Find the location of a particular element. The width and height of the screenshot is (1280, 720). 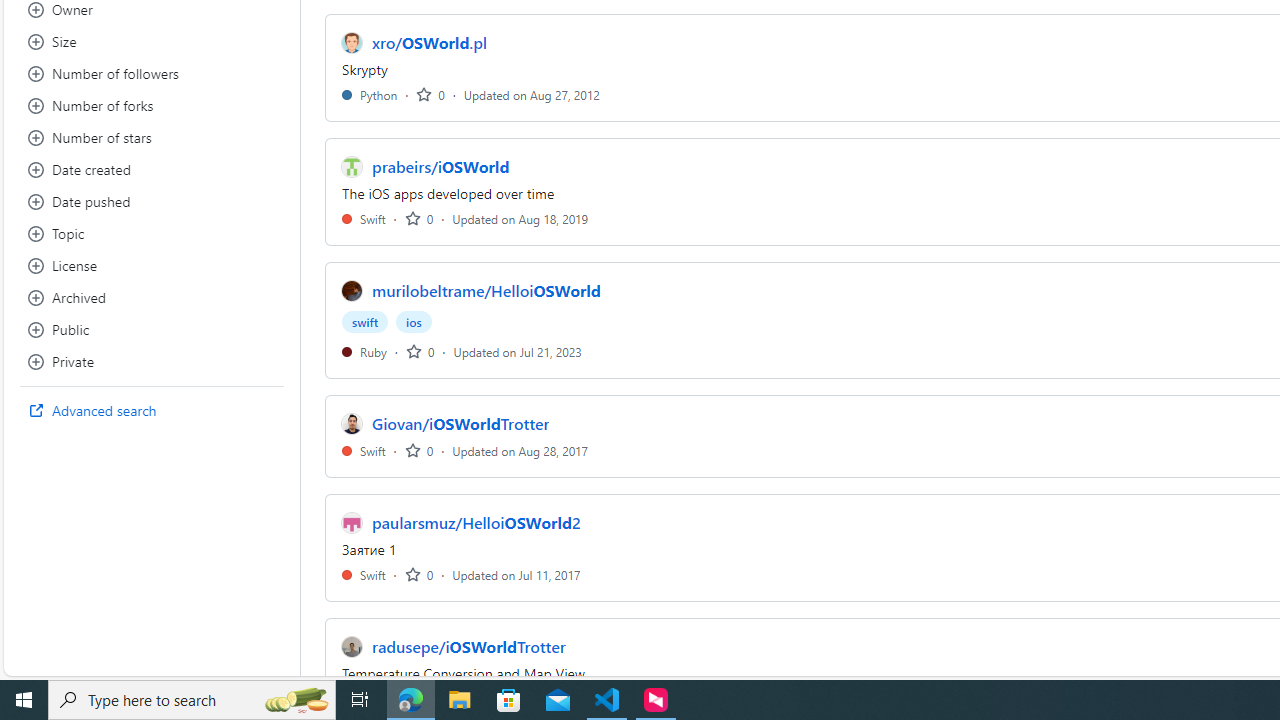

'murilobeltrame/HelloiOSWorld' is located at coordinates (487, 291).